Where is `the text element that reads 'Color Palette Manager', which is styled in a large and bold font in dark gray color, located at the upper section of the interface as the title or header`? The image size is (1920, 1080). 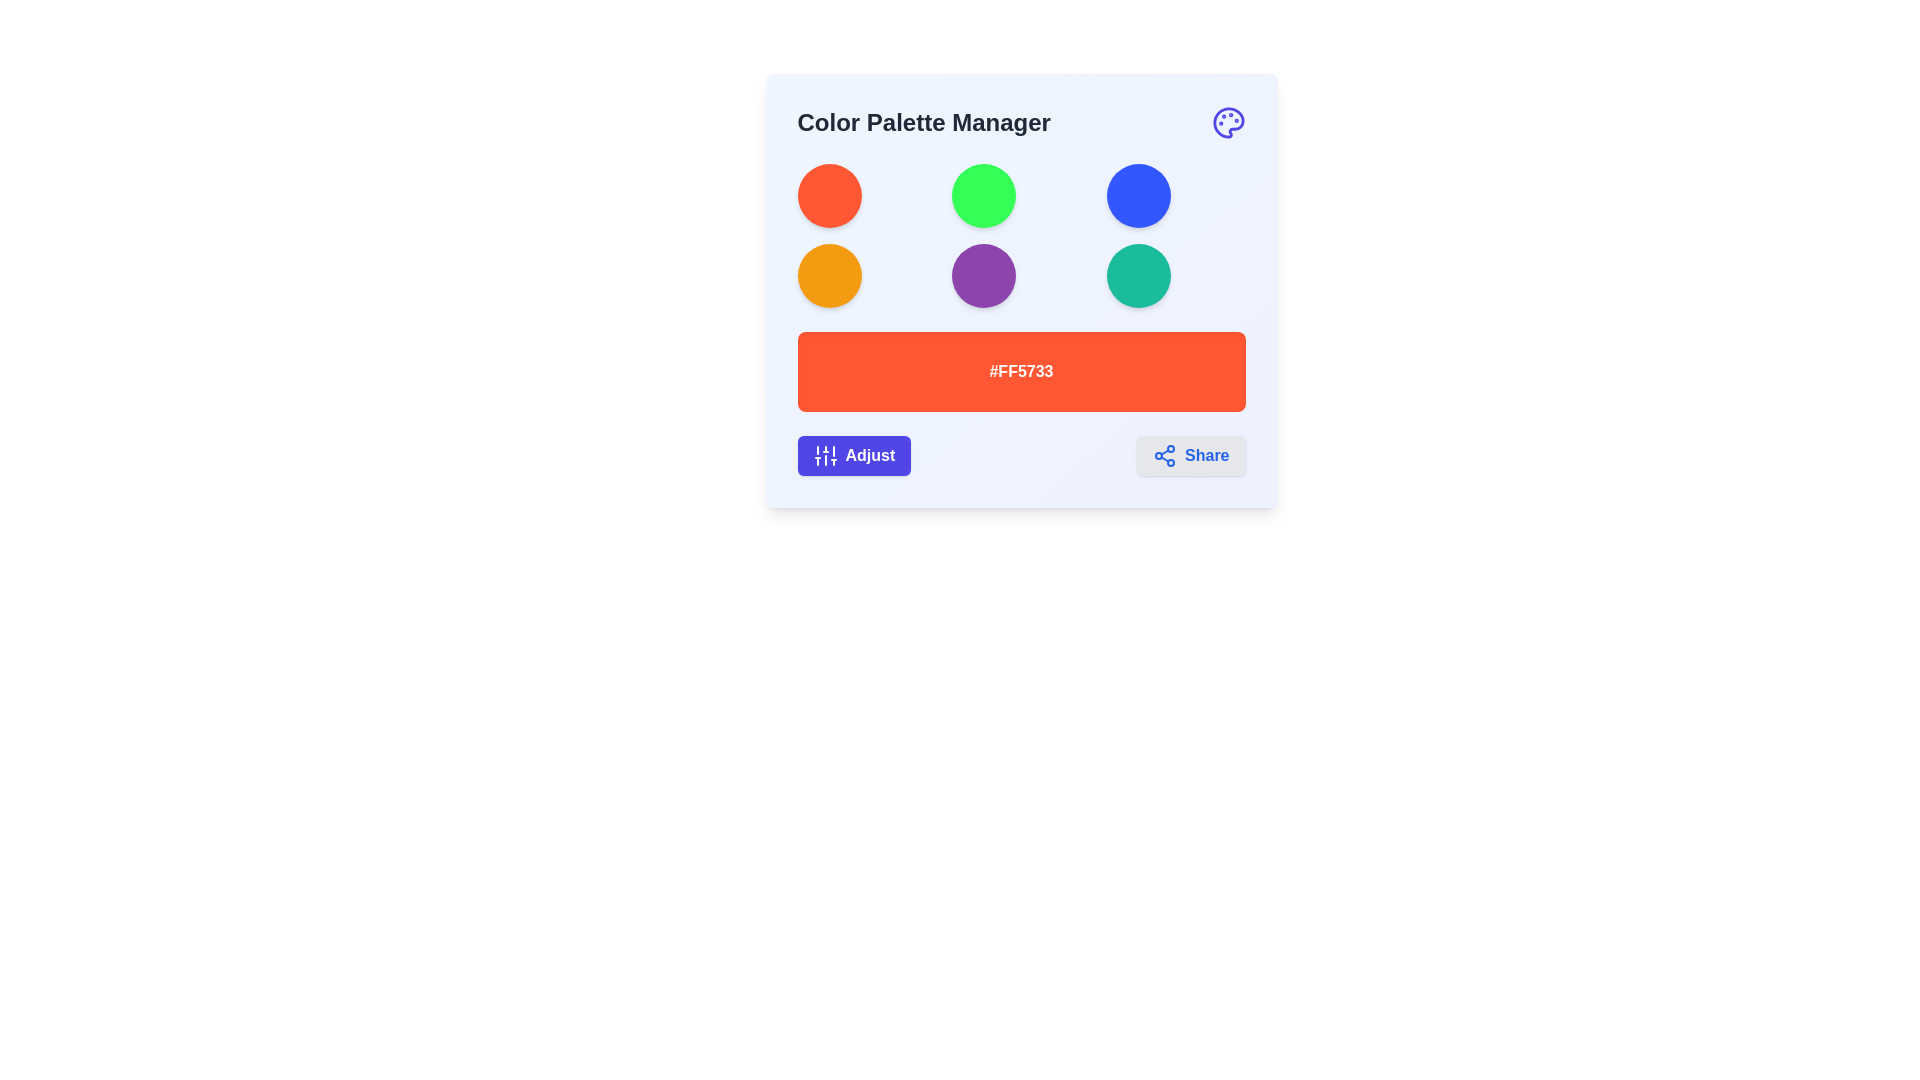 the text element that reads 'Color Palette Manager', which is styled in a large and bold font in dark gray color, located at the upper section of the interface as the title or header is located at coordinates (923, 123).